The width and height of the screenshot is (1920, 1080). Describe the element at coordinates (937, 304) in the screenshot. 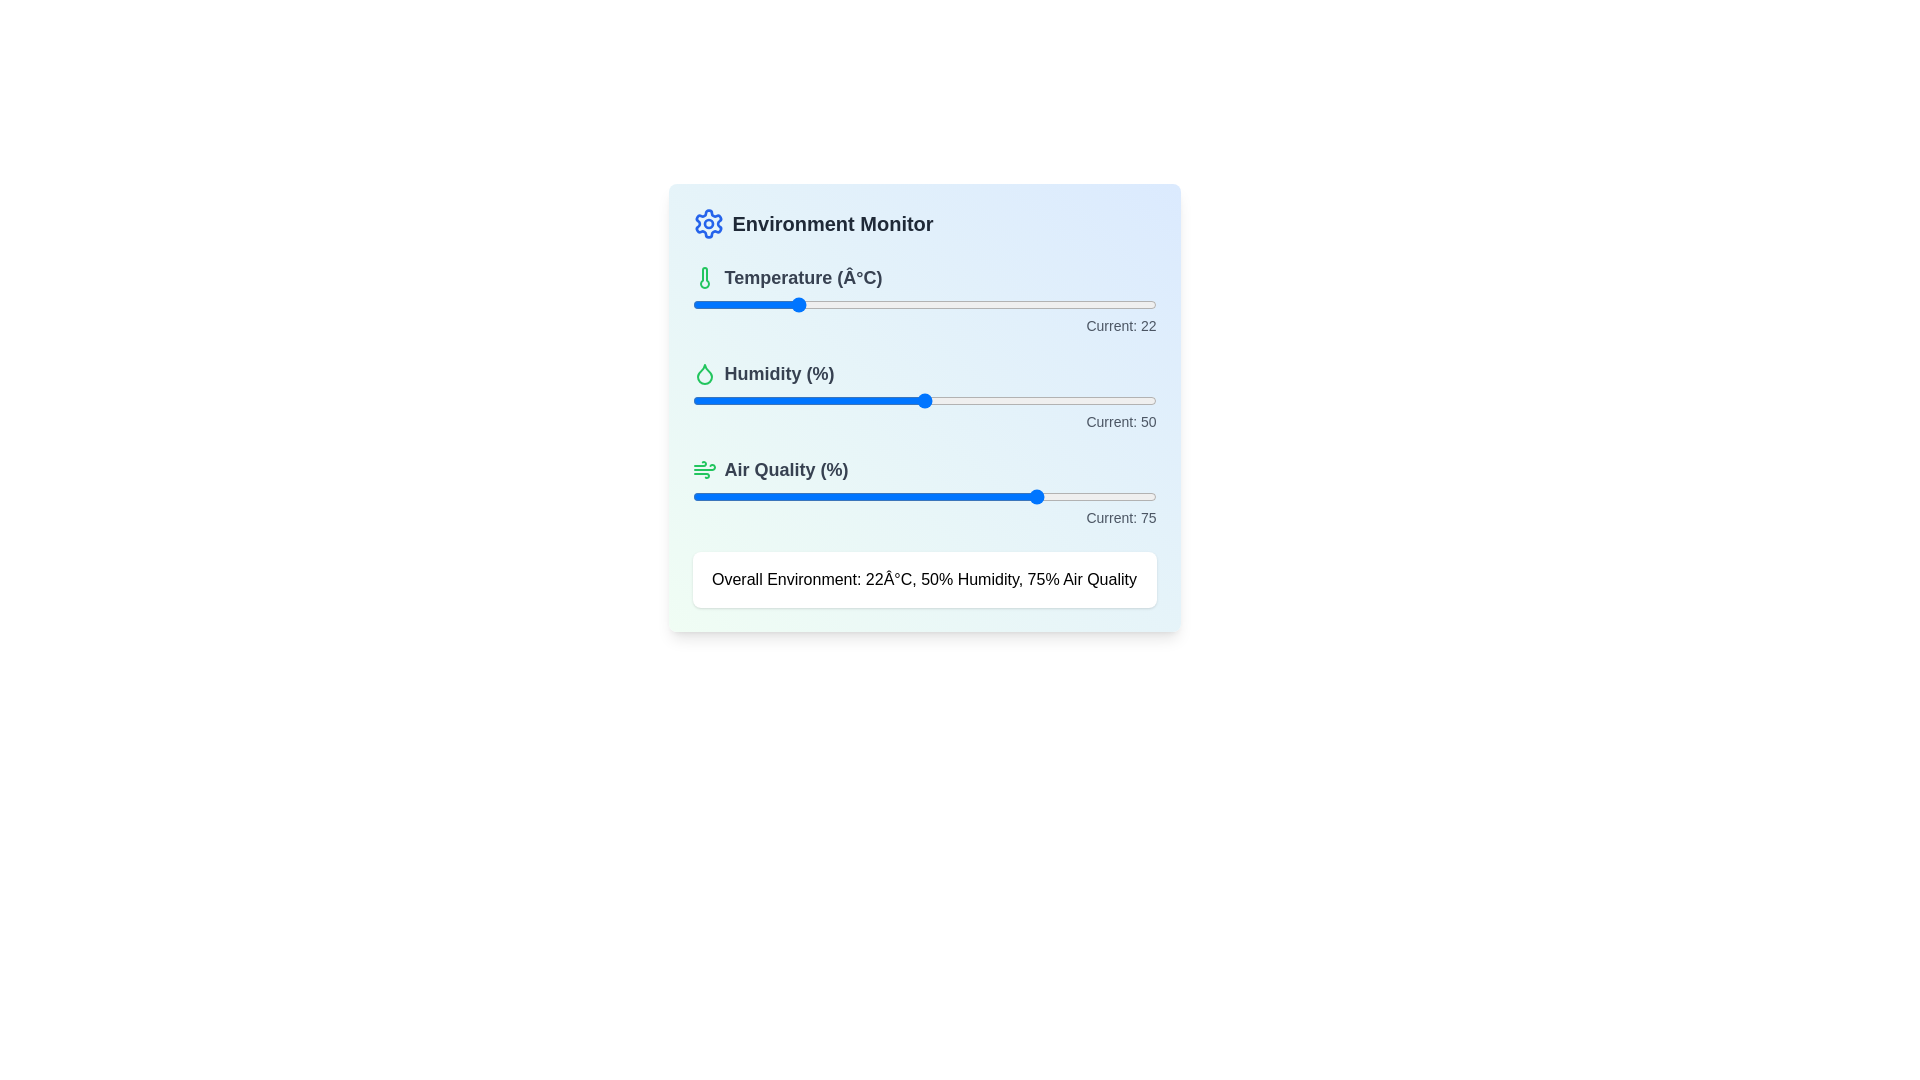

I see `the temperature slider to set the temperature to 53 degrees Celsius` at that location.